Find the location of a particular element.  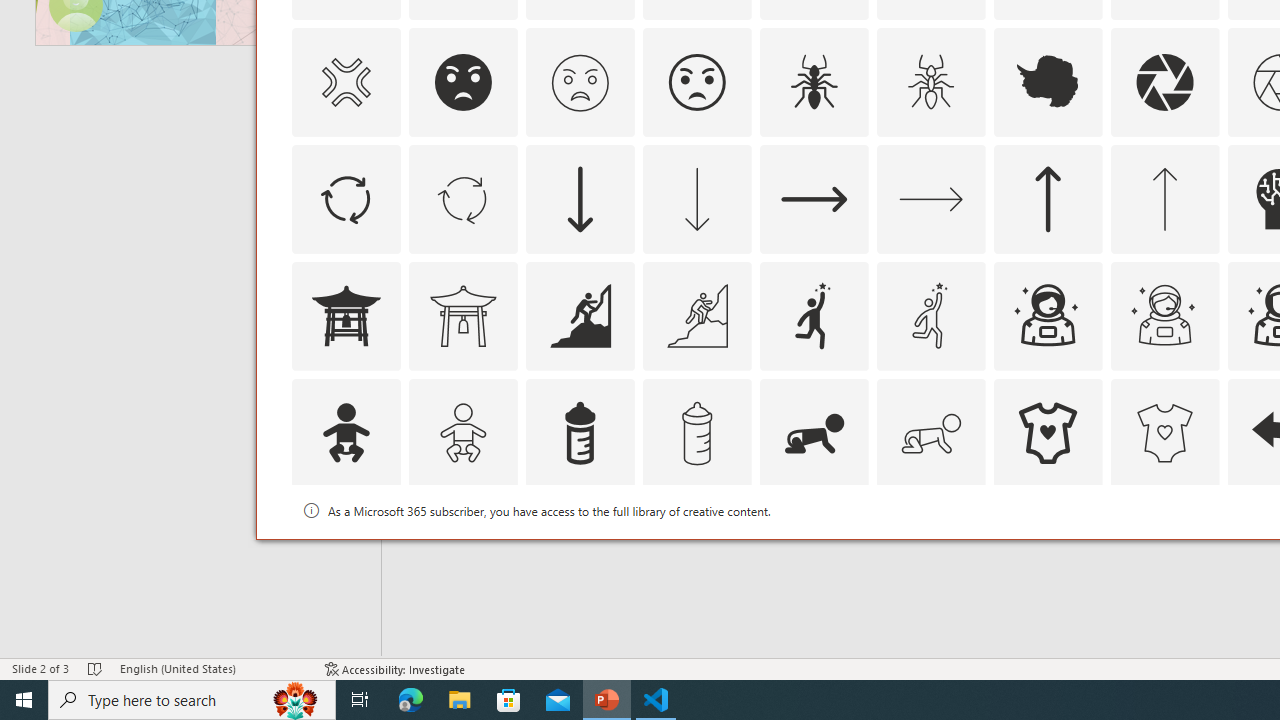

'AutomationID: Icons_ArrowUp_M' is located at coordinates (1164, 198).